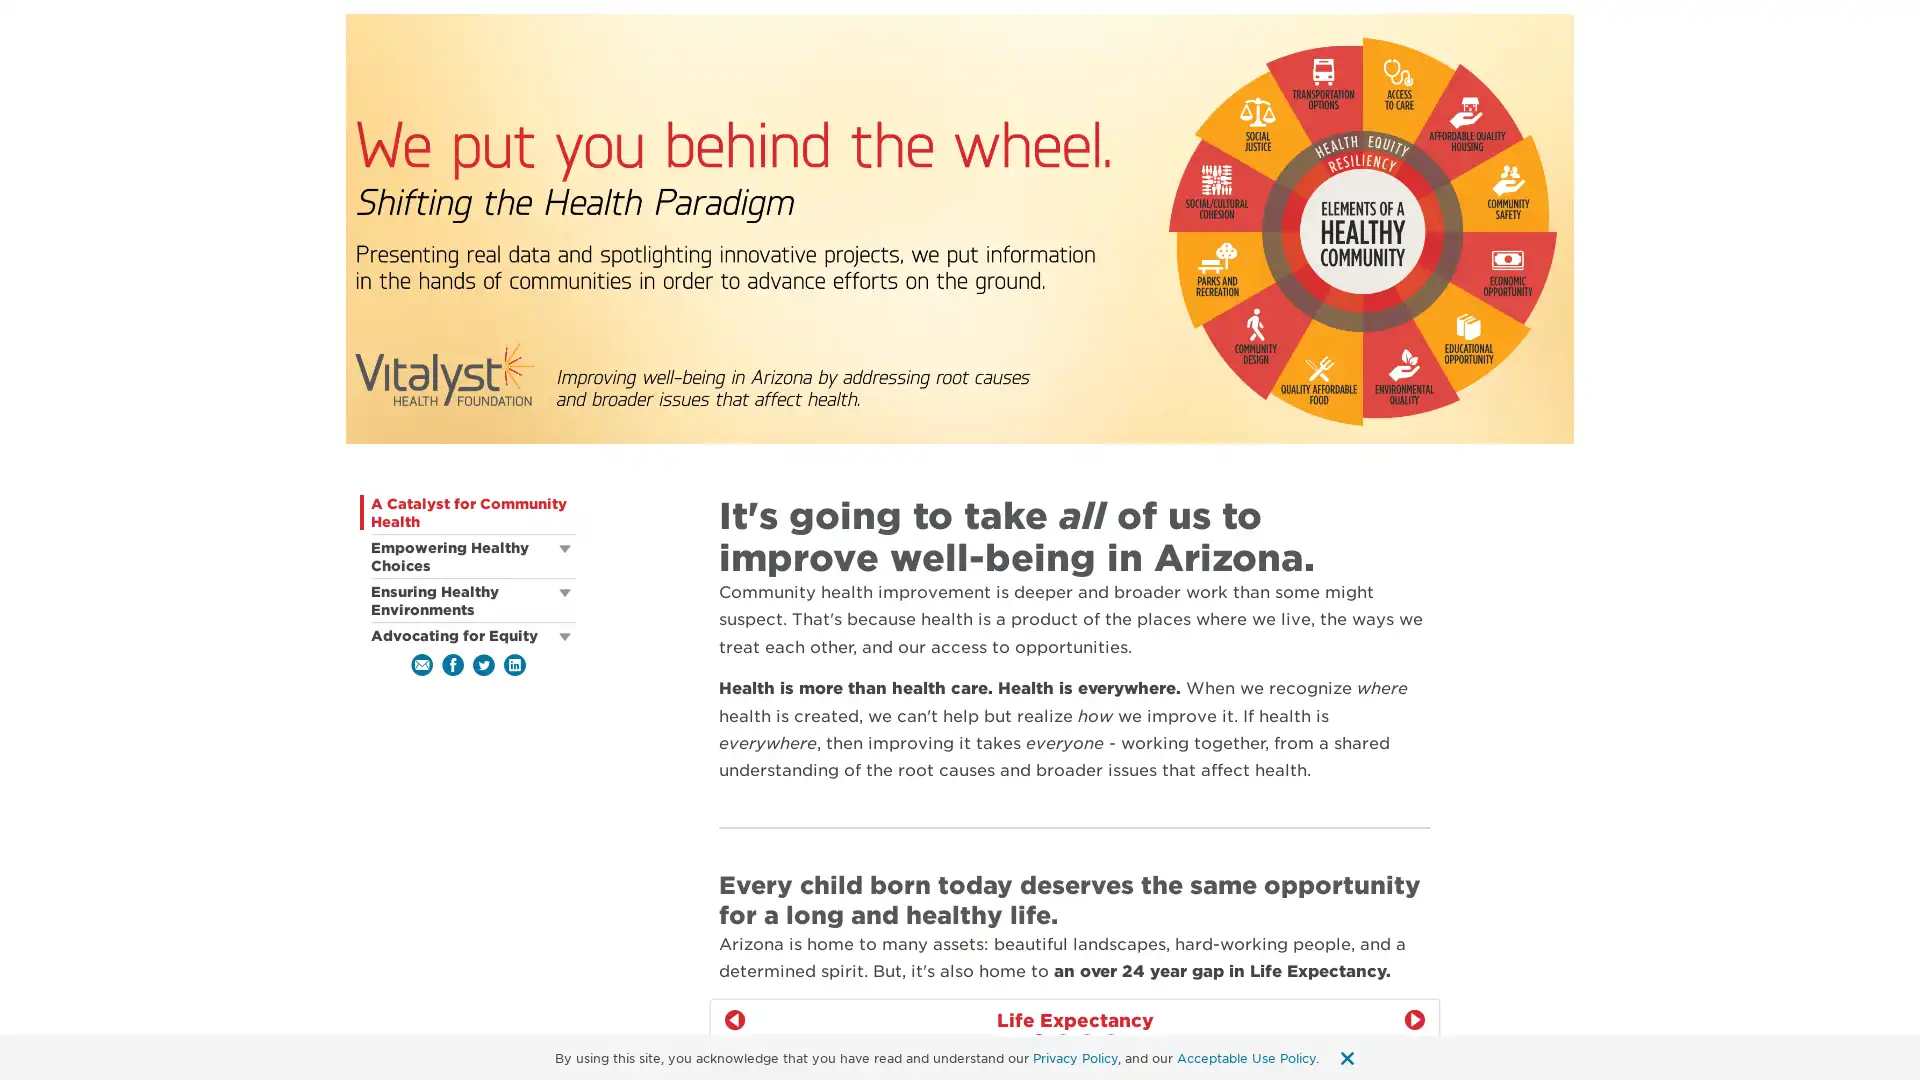 Image resolution: width=1920 pixels, height=1080 pixels. I want to click on Toggle menu display: Export map data, so click(1416, 1063).